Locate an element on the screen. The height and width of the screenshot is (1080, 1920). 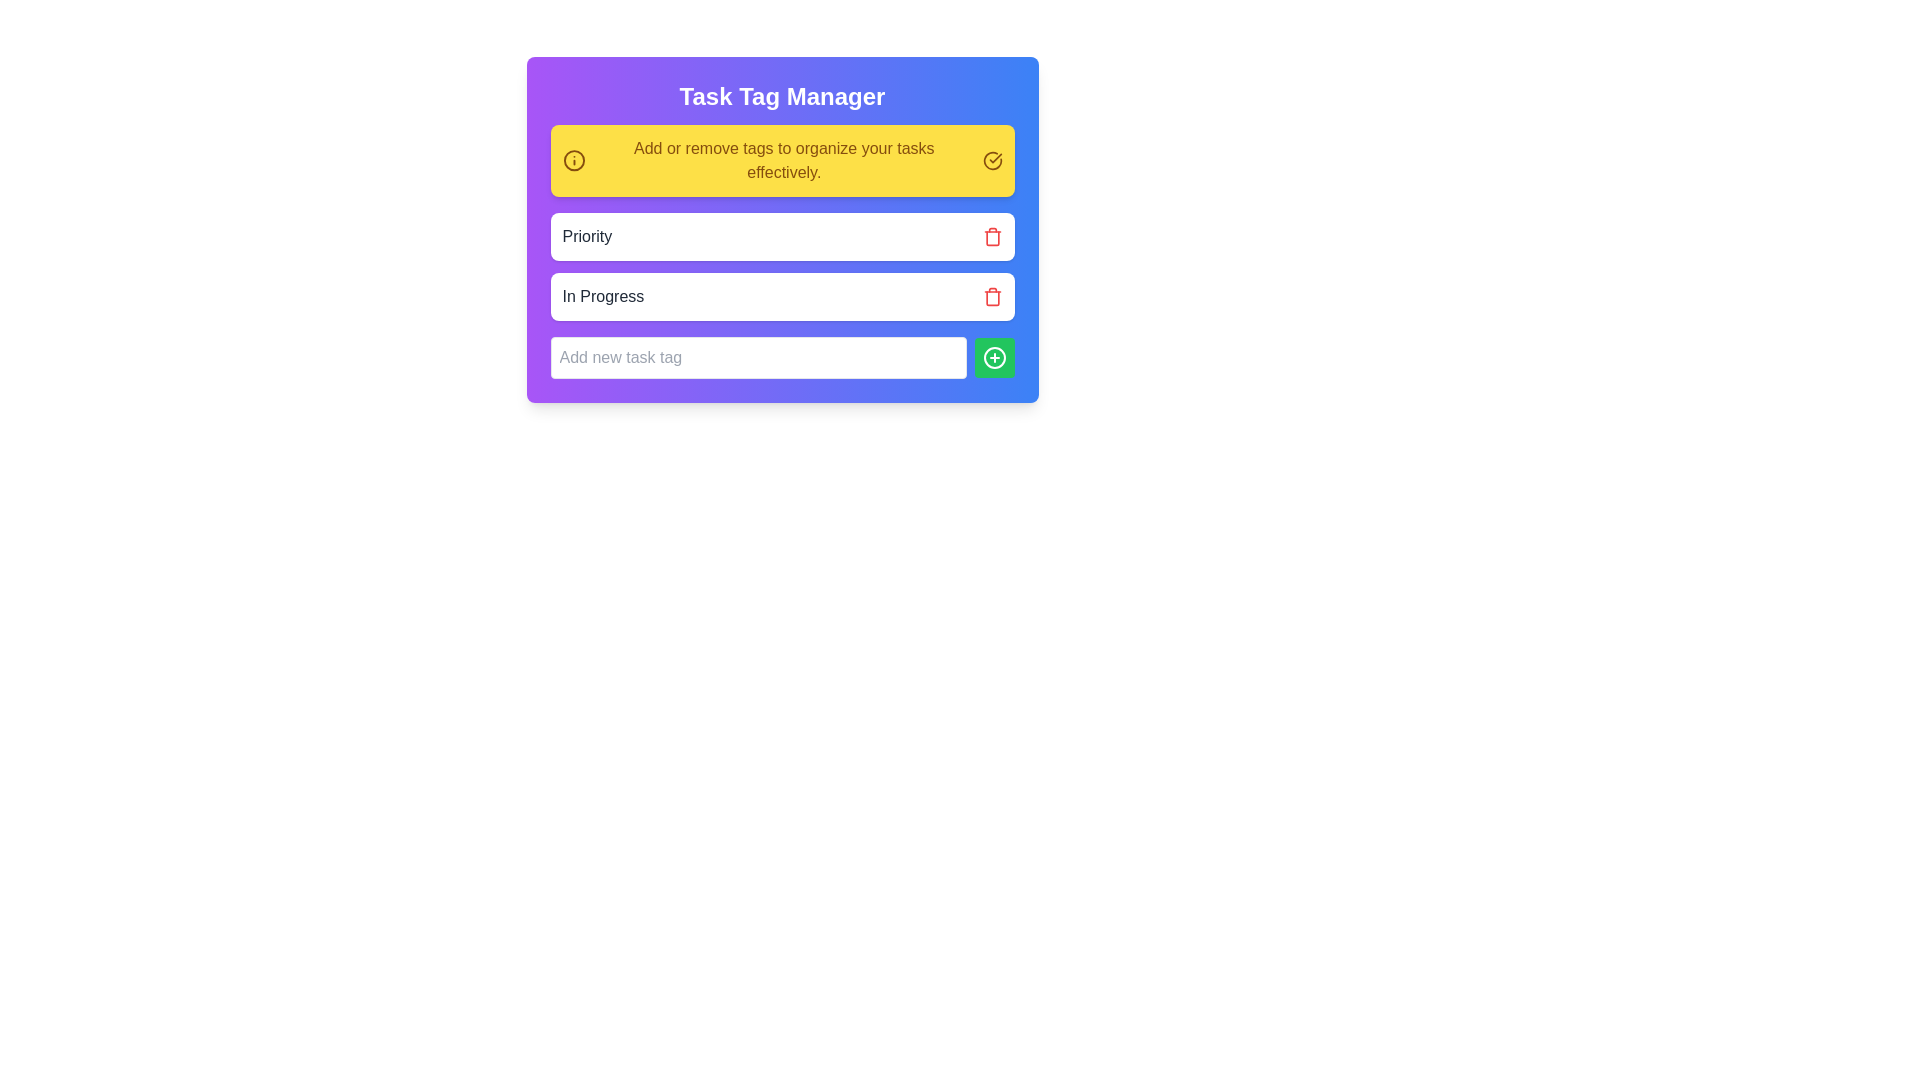
the button located at the bottom-right corner of the 'Add new task tag' text input field is located at coordinates (994, 357).